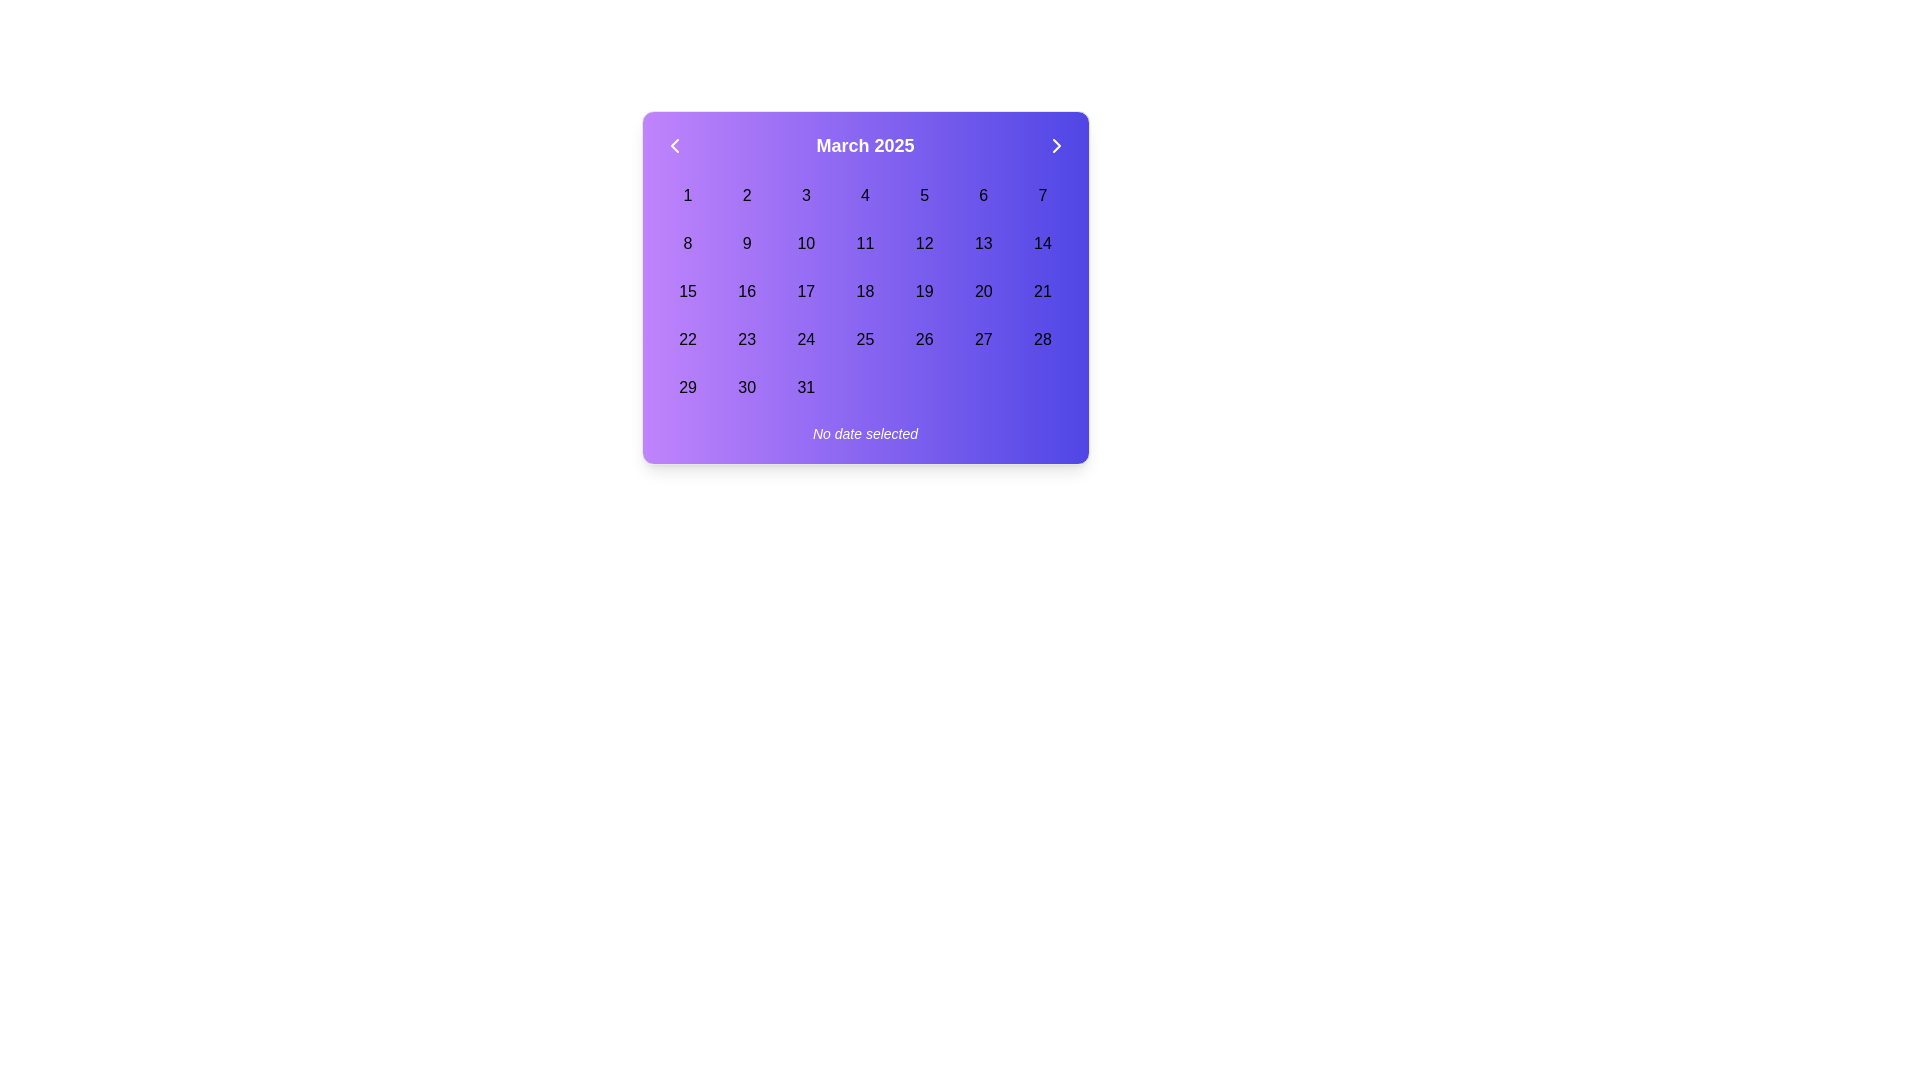  What do you see at coordinates (1041, 292) in the screenshot?
I see `the button representing the 21st day of the month in the calendar grid` at bounding box center [1041, 292].